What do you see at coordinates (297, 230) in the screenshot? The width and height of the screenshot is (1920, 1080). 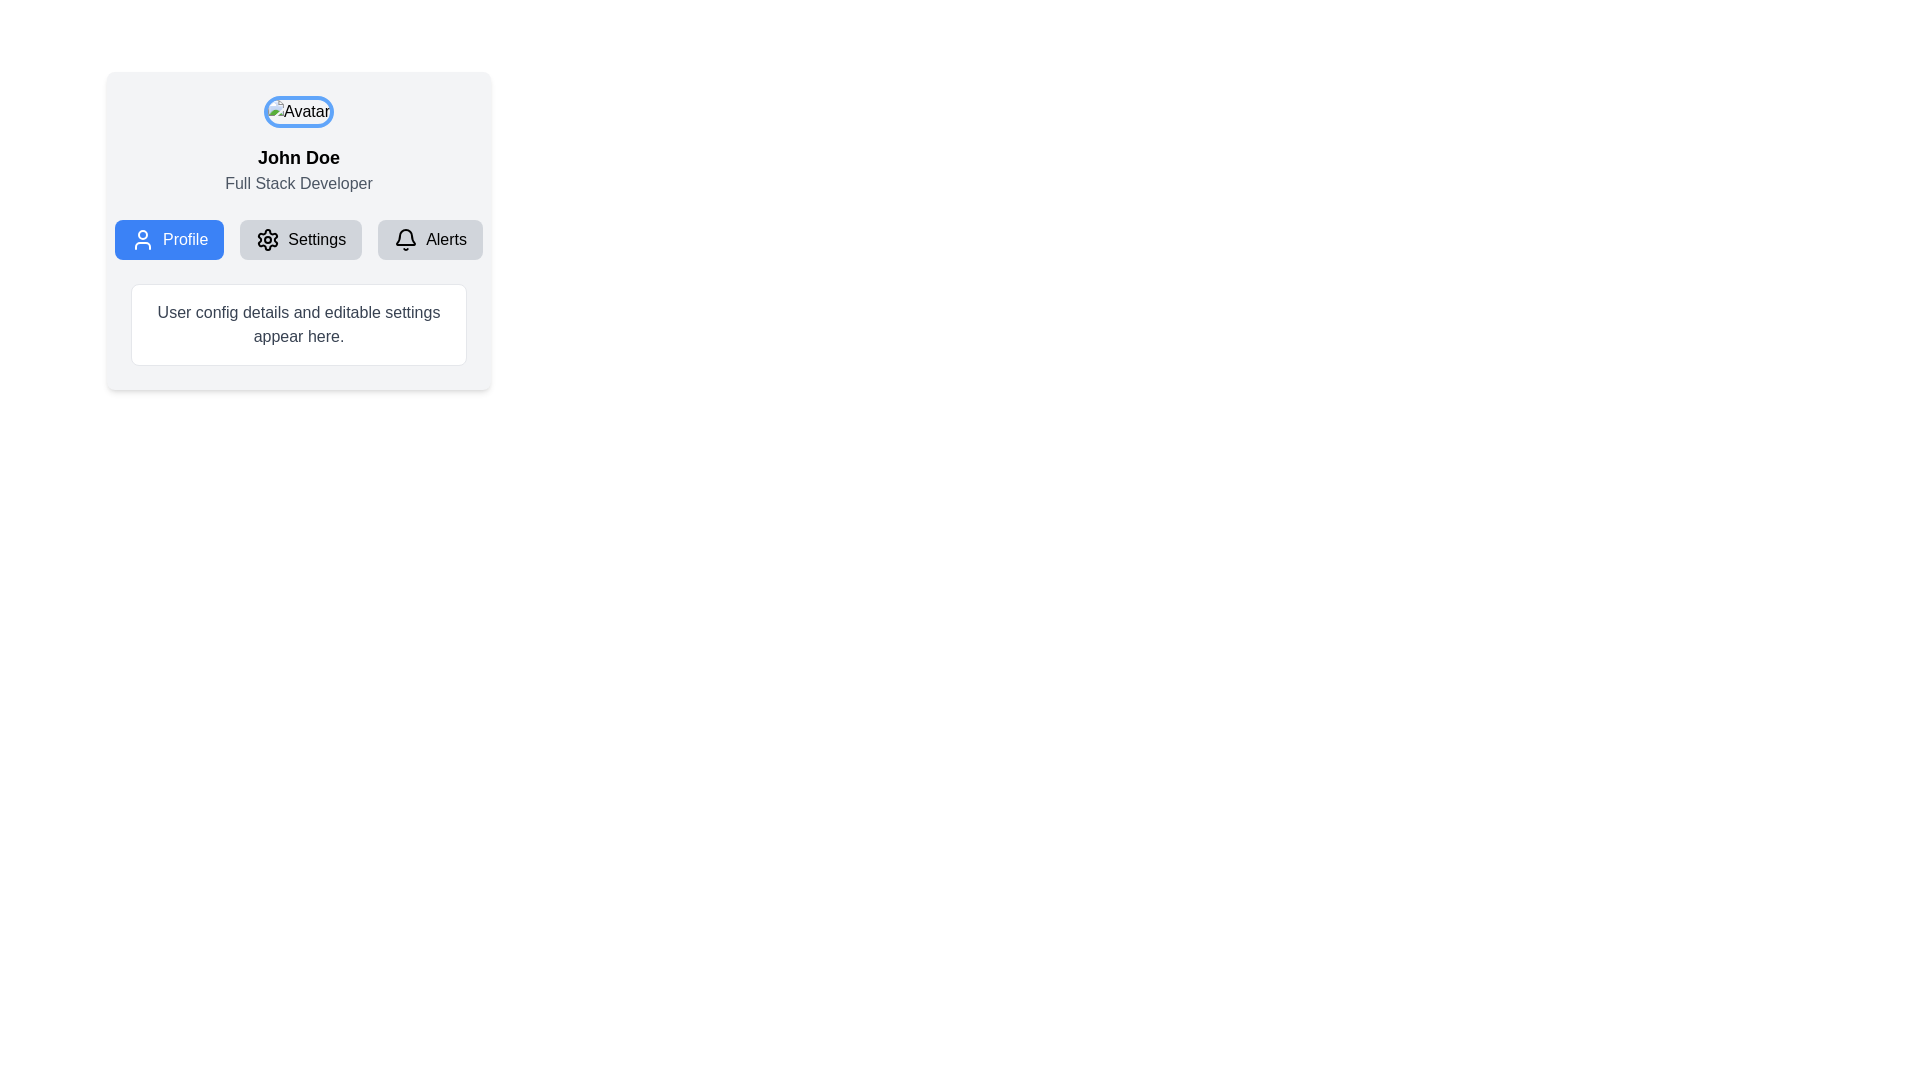 I see `the 'Settings' button located` at bounding box center [297, 230].